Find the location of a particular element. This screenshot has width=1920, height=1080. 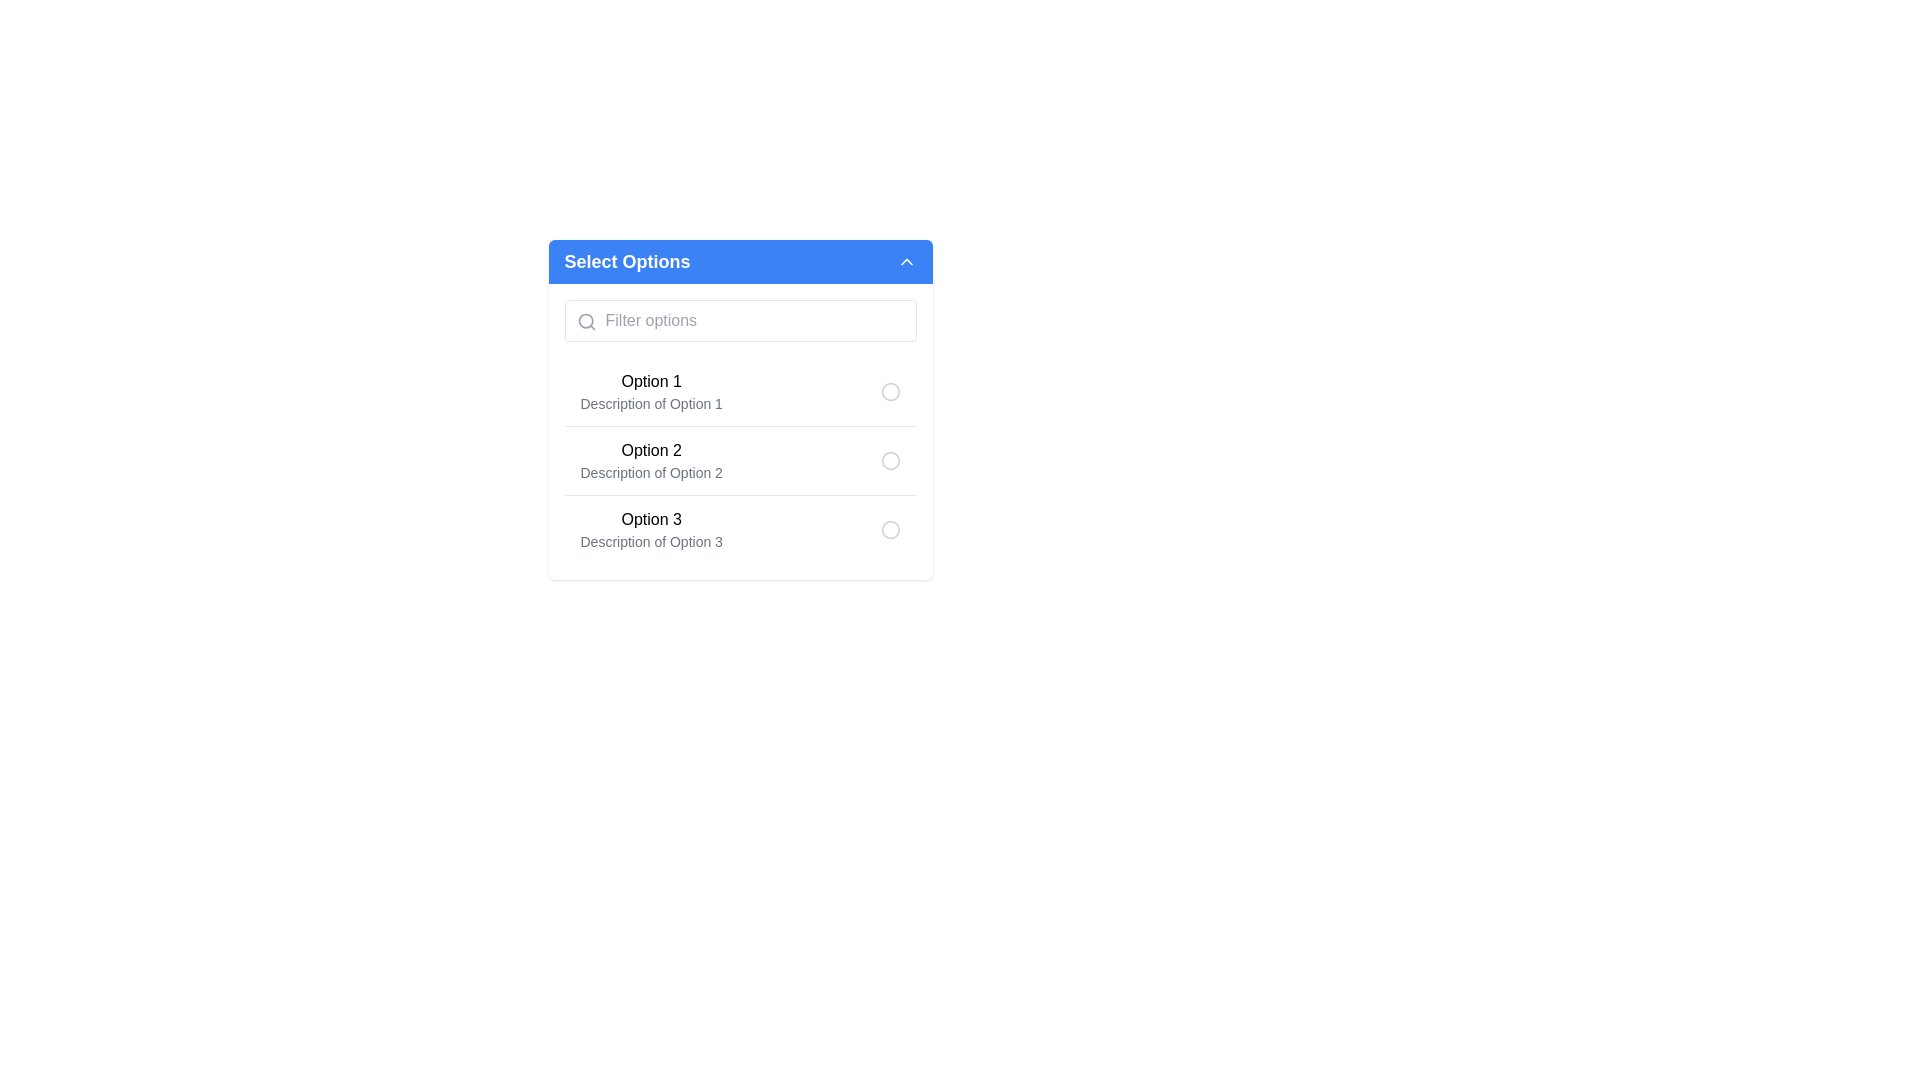

the toggle button at the top of the dropdown menu to show or hide the list of options below it is located at coordinates (739, 261).